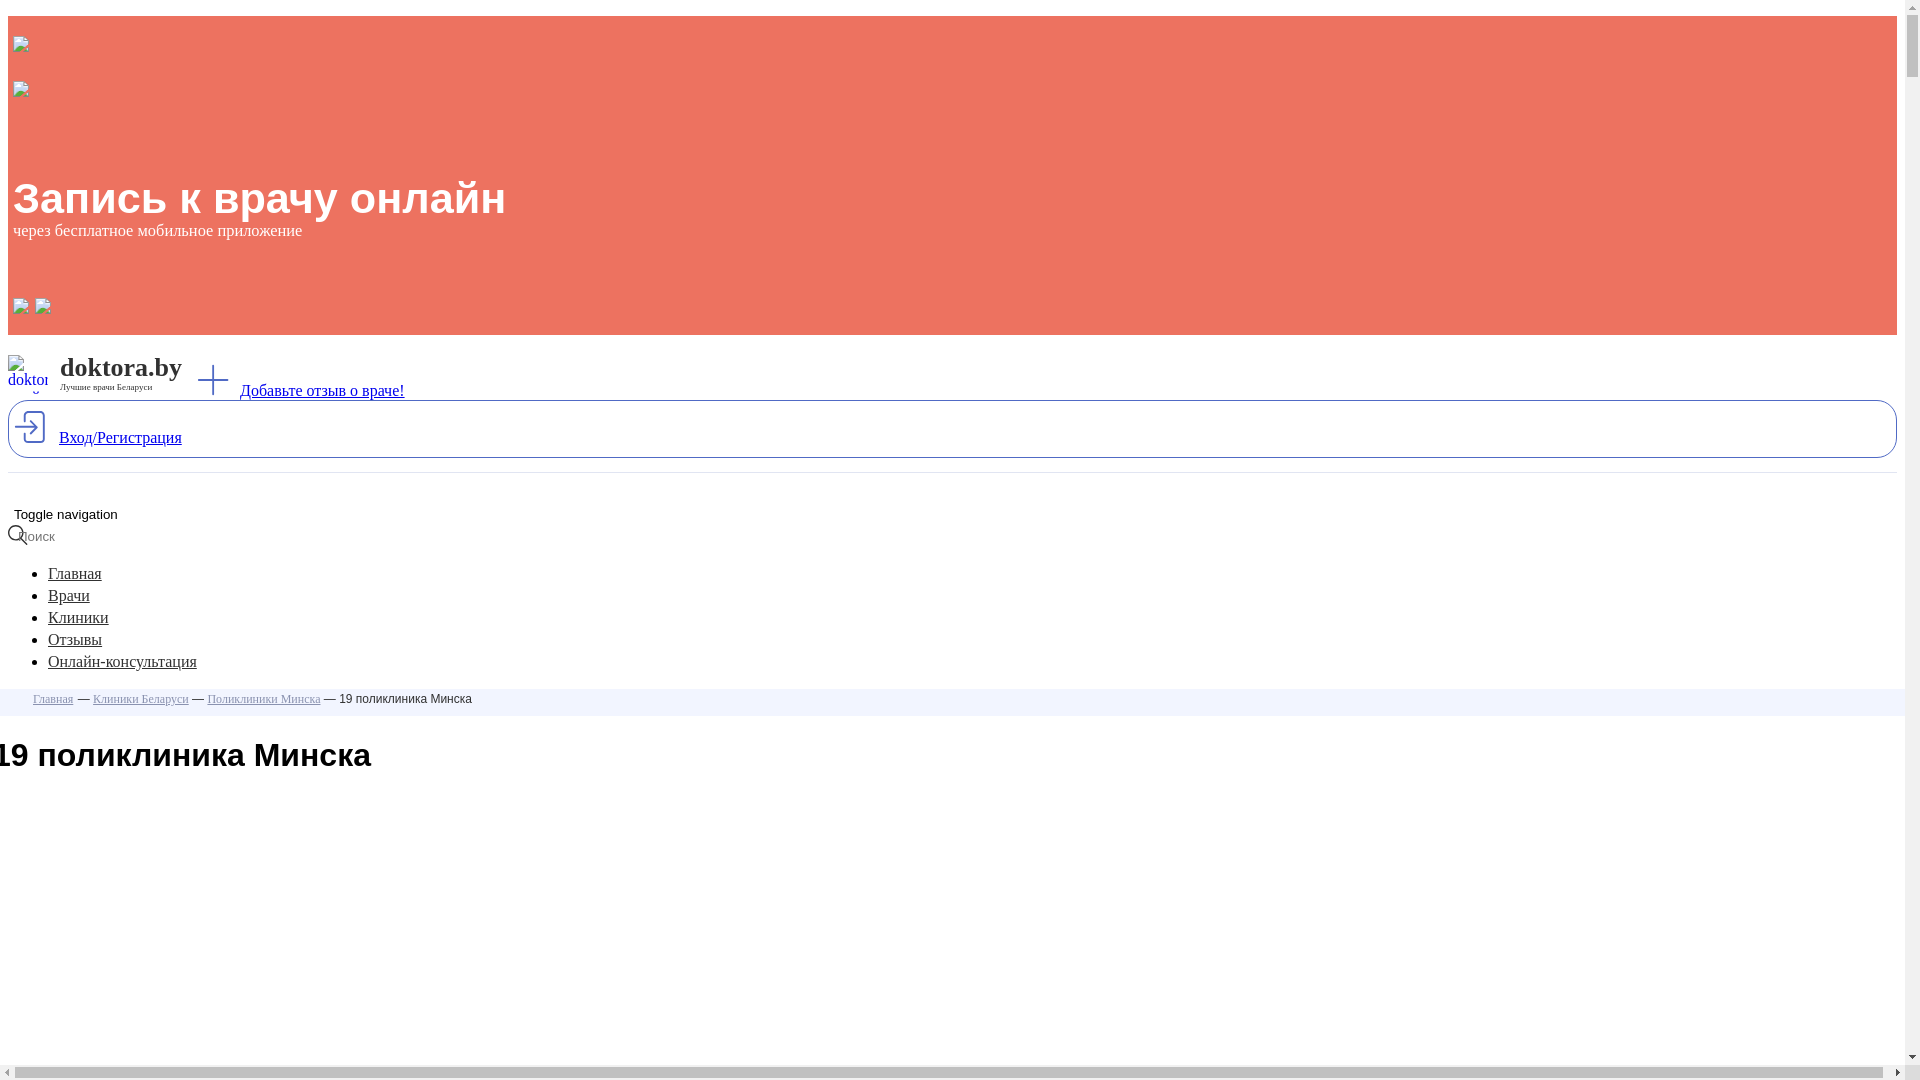 The image size is (1920, 1080). Describe the element at coordinates (22, 10) in the screenshot. I see `'Rate'` at that location.